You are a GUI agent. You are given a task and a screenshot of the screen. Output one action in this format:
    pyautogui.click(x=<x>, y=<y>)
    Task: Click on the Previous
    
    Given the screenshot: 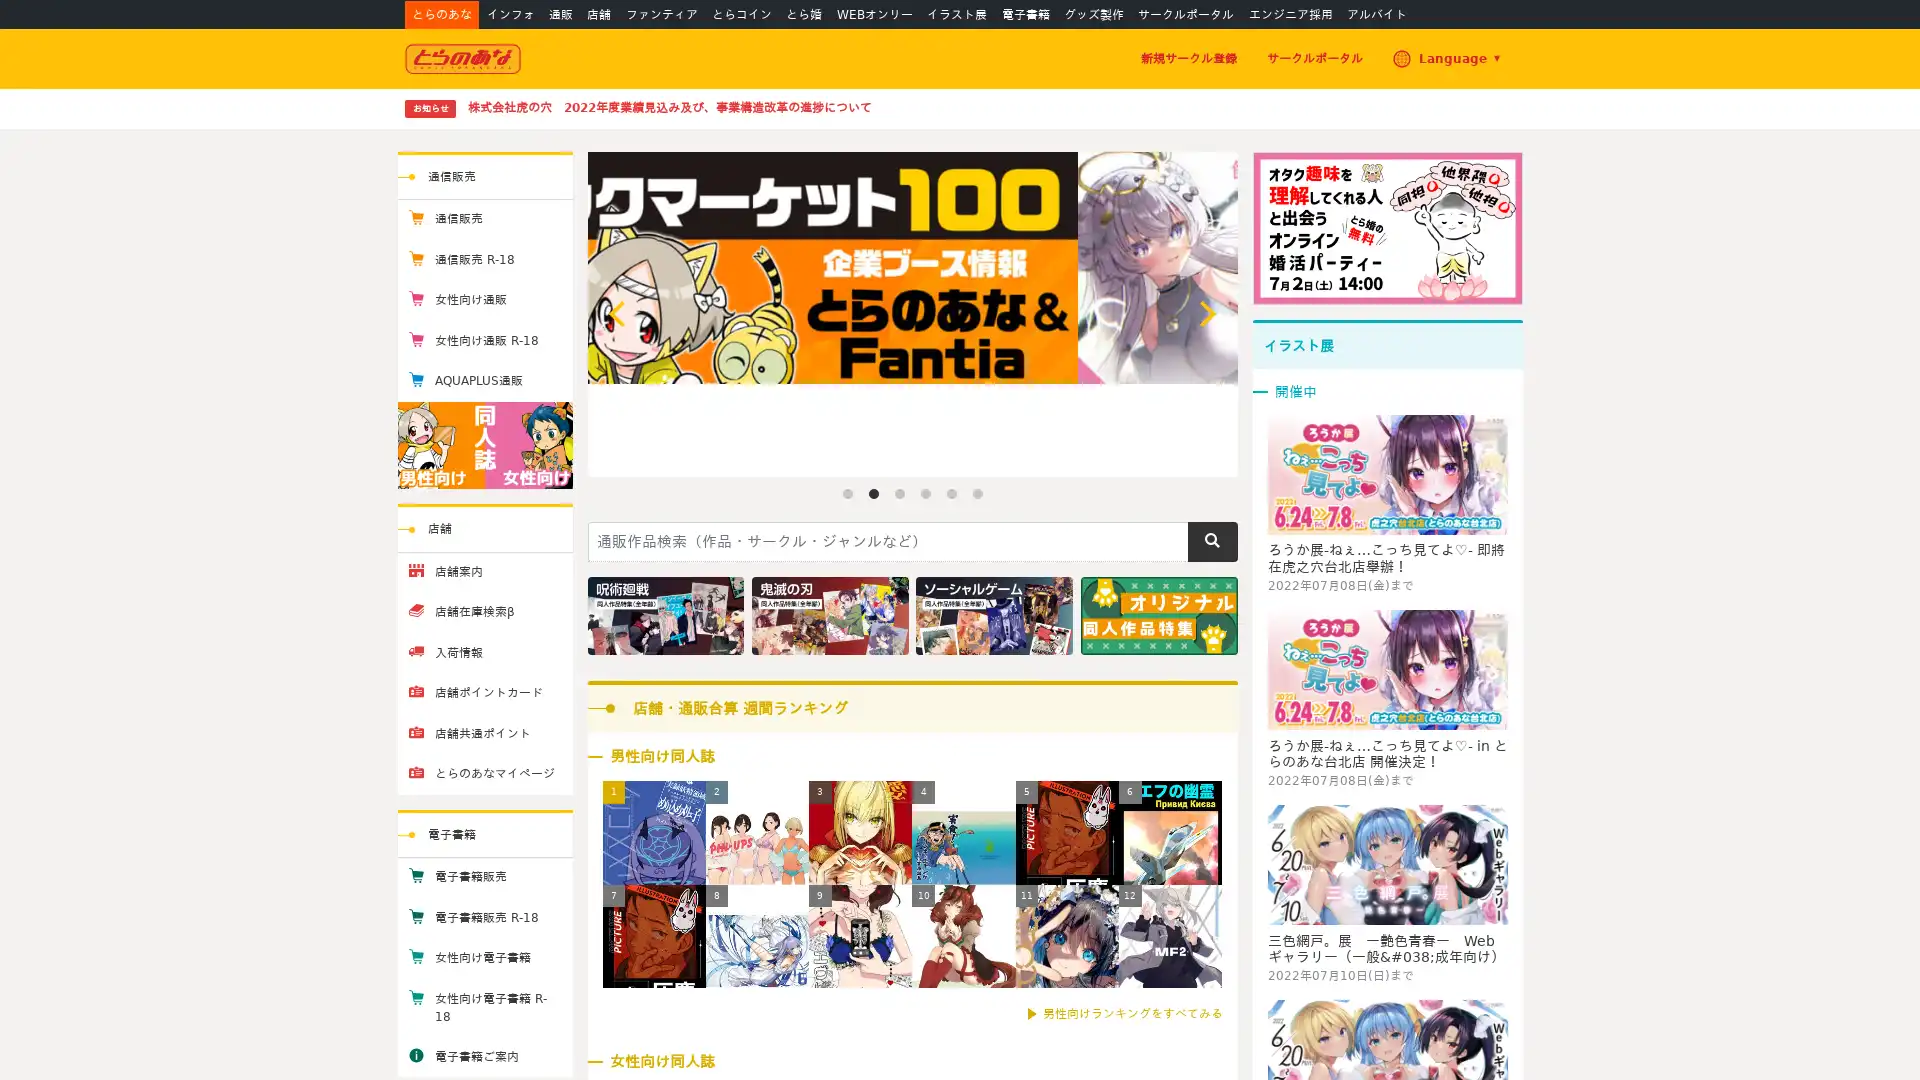 What is the action you would take?
    pyautogui.click(x=618, y=313)
    